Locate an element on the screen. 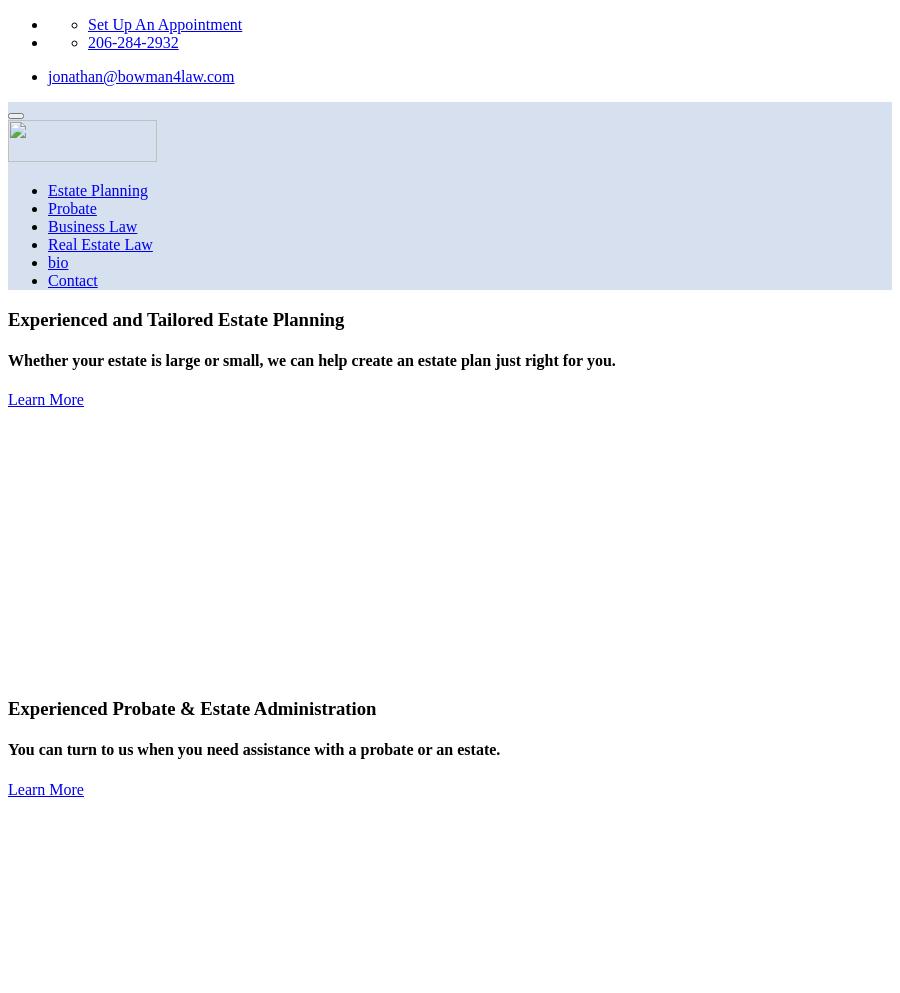 The image size is (900, 993). 'Real Estate Law' is located at coordinates (98, 243).